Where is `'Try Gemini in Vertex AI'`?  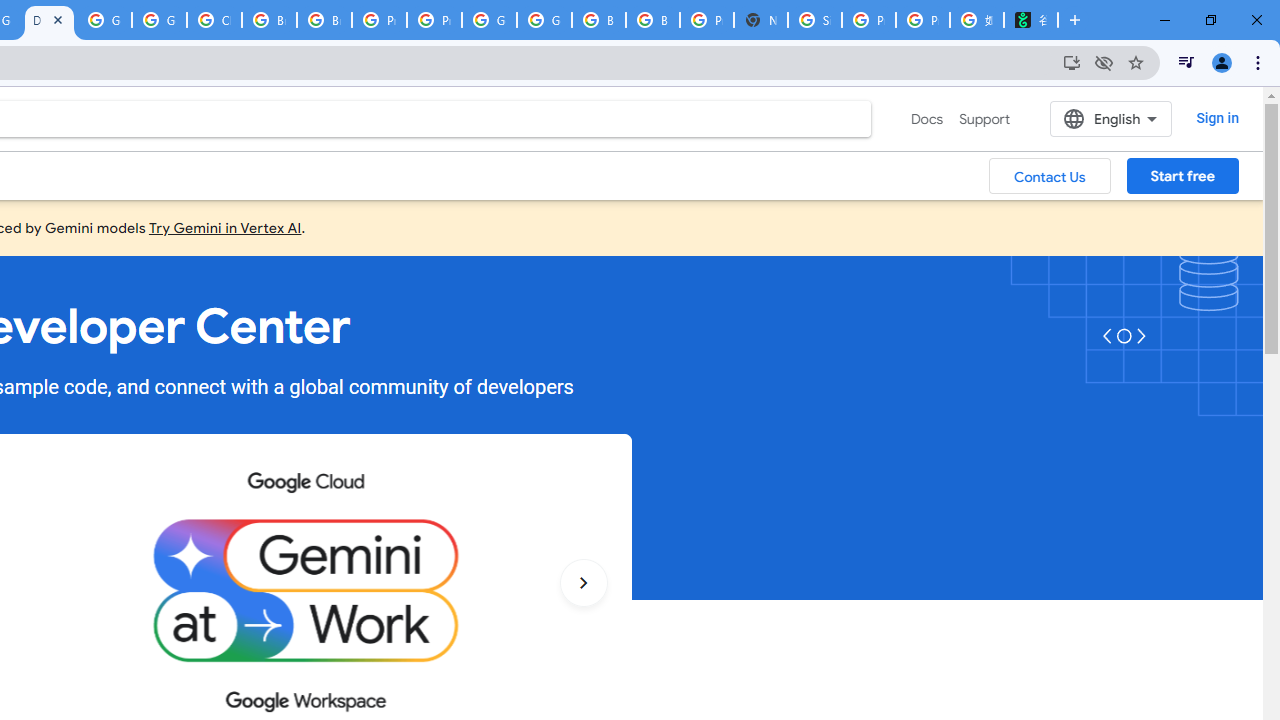 'Try Gemini in Vertex AI' is located at coordinates (225, 226).